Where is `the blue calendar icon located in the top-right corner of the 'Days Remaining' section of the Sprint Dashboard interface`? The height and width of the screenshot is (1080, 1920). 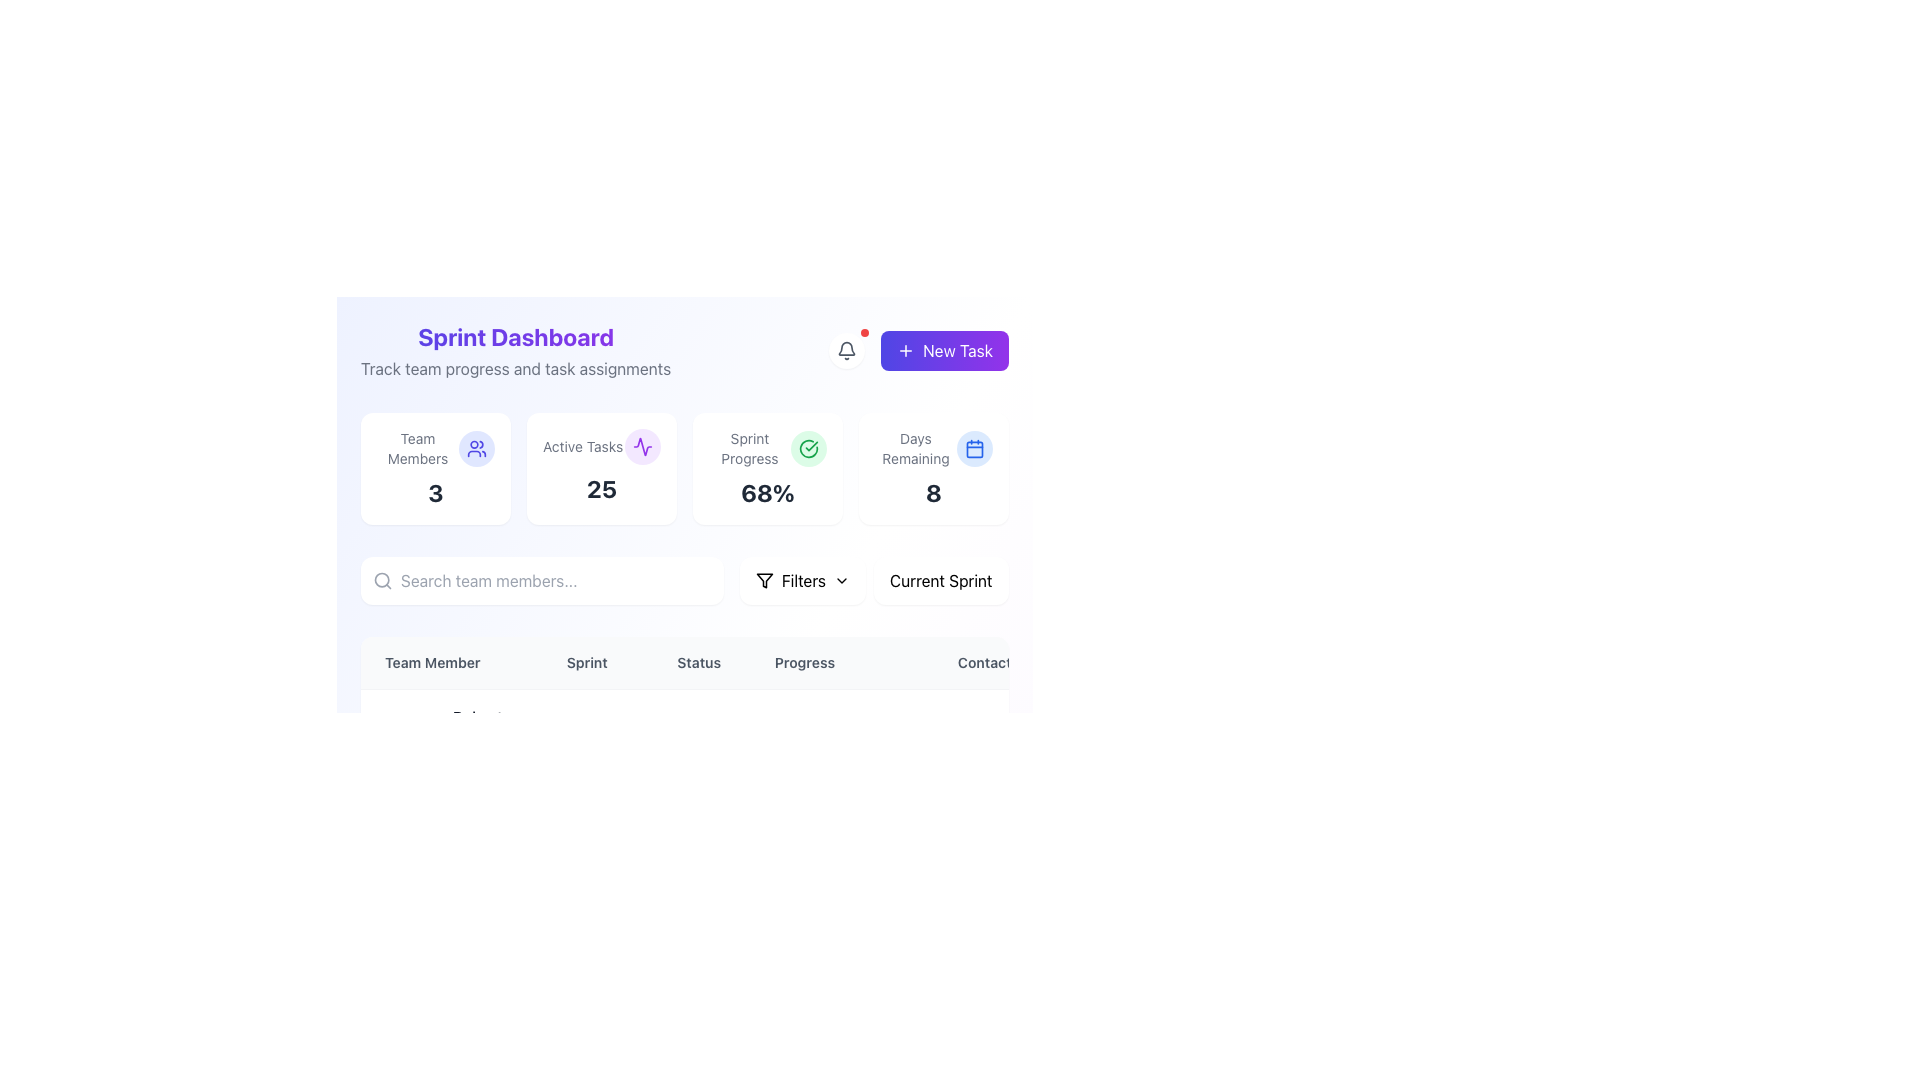 the blue calendar icon located in the top-right corner of the 'Days Remaining' section of the Sprint Dashboard interface is located at coordinates (974, 447).